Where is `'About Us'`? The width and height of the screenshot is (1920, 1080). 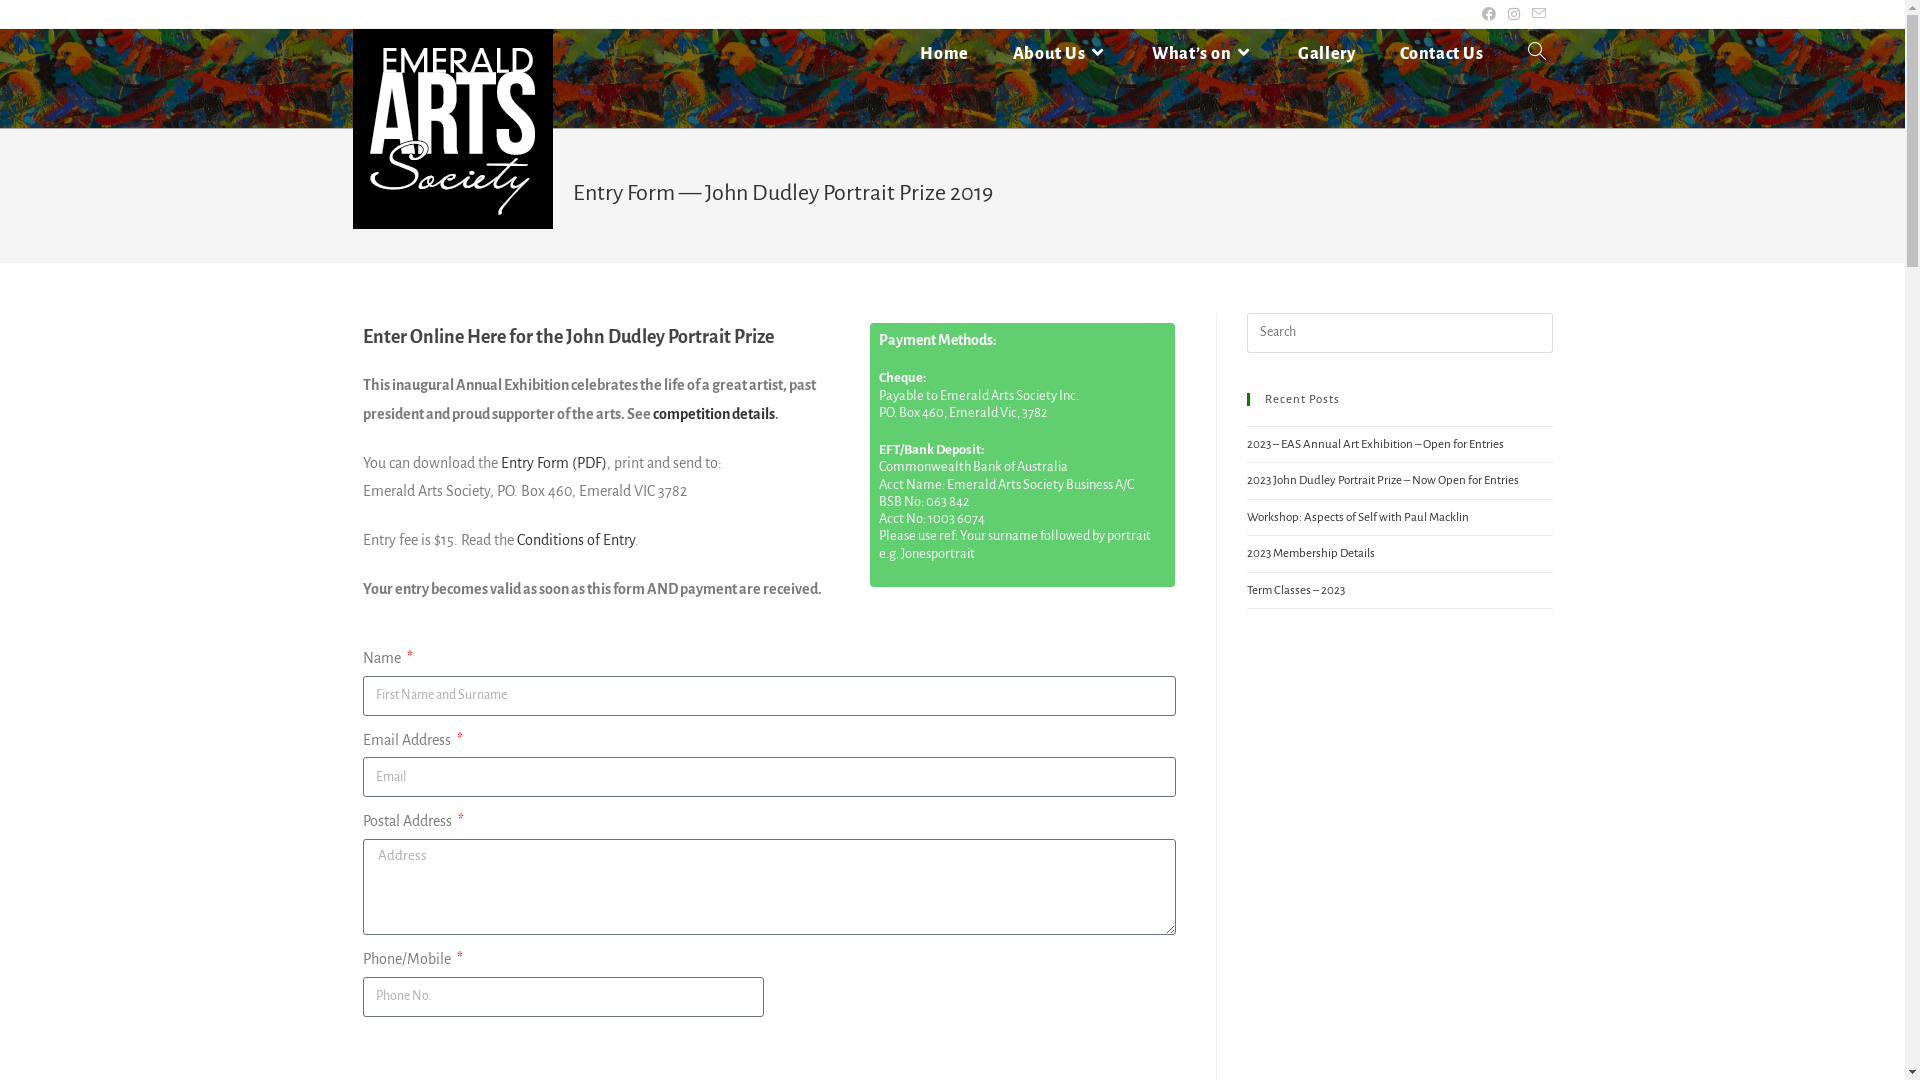 'About Us' is located at coordinates (1059, 53).